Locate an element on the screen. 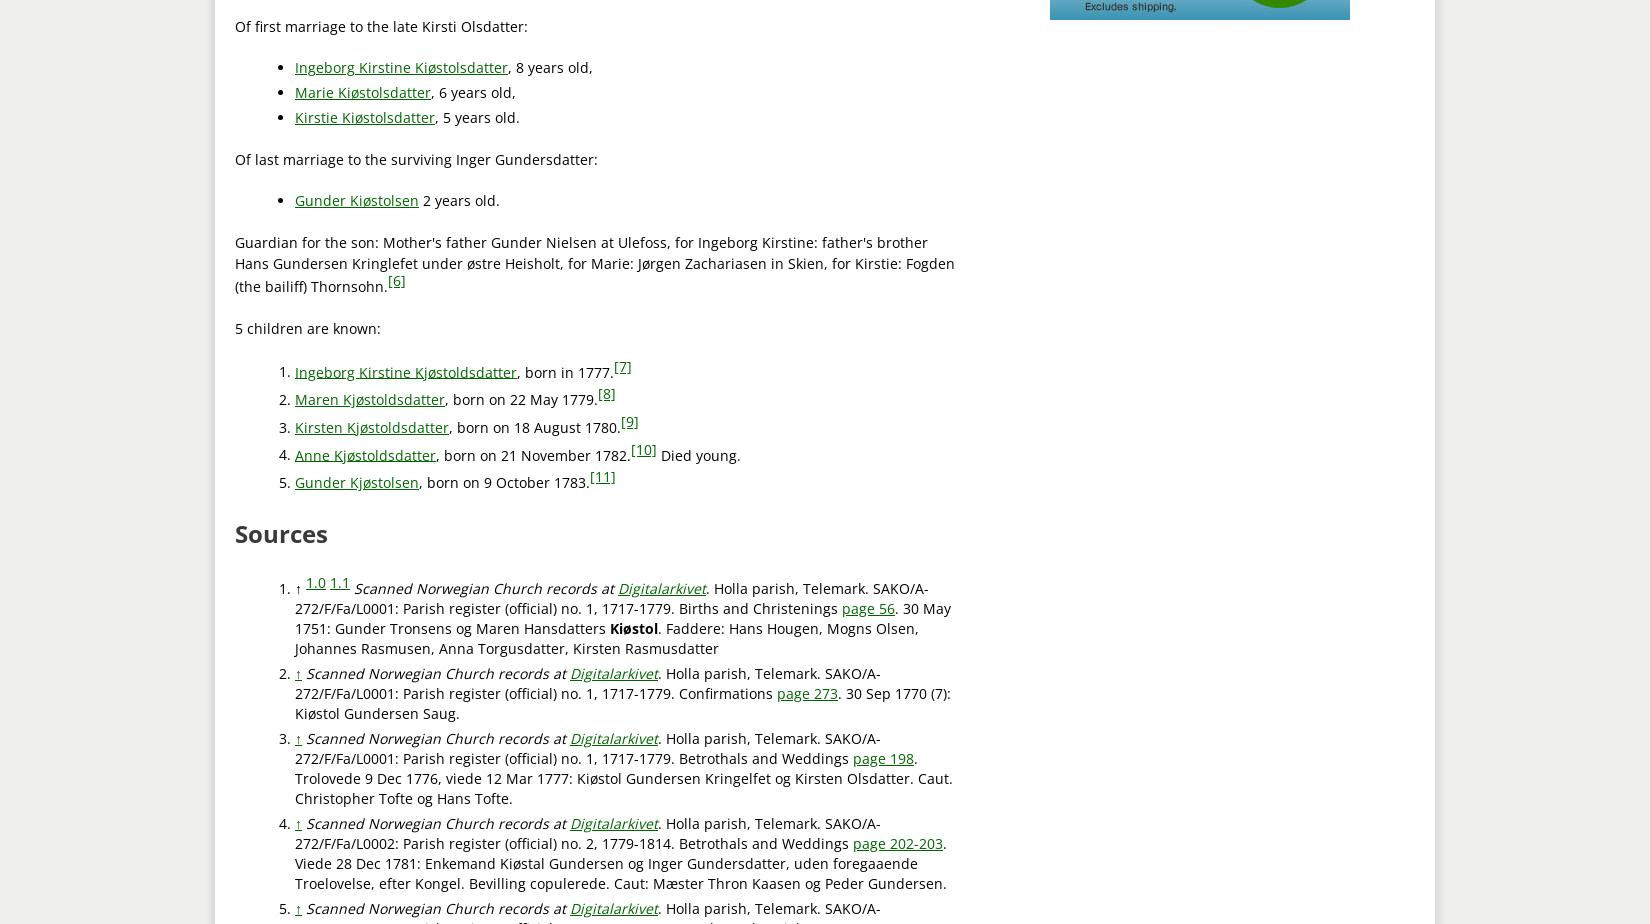 The height and width of the screenshot is (924, 1650). '5 children are known:' is located at coordinates (234, 327).